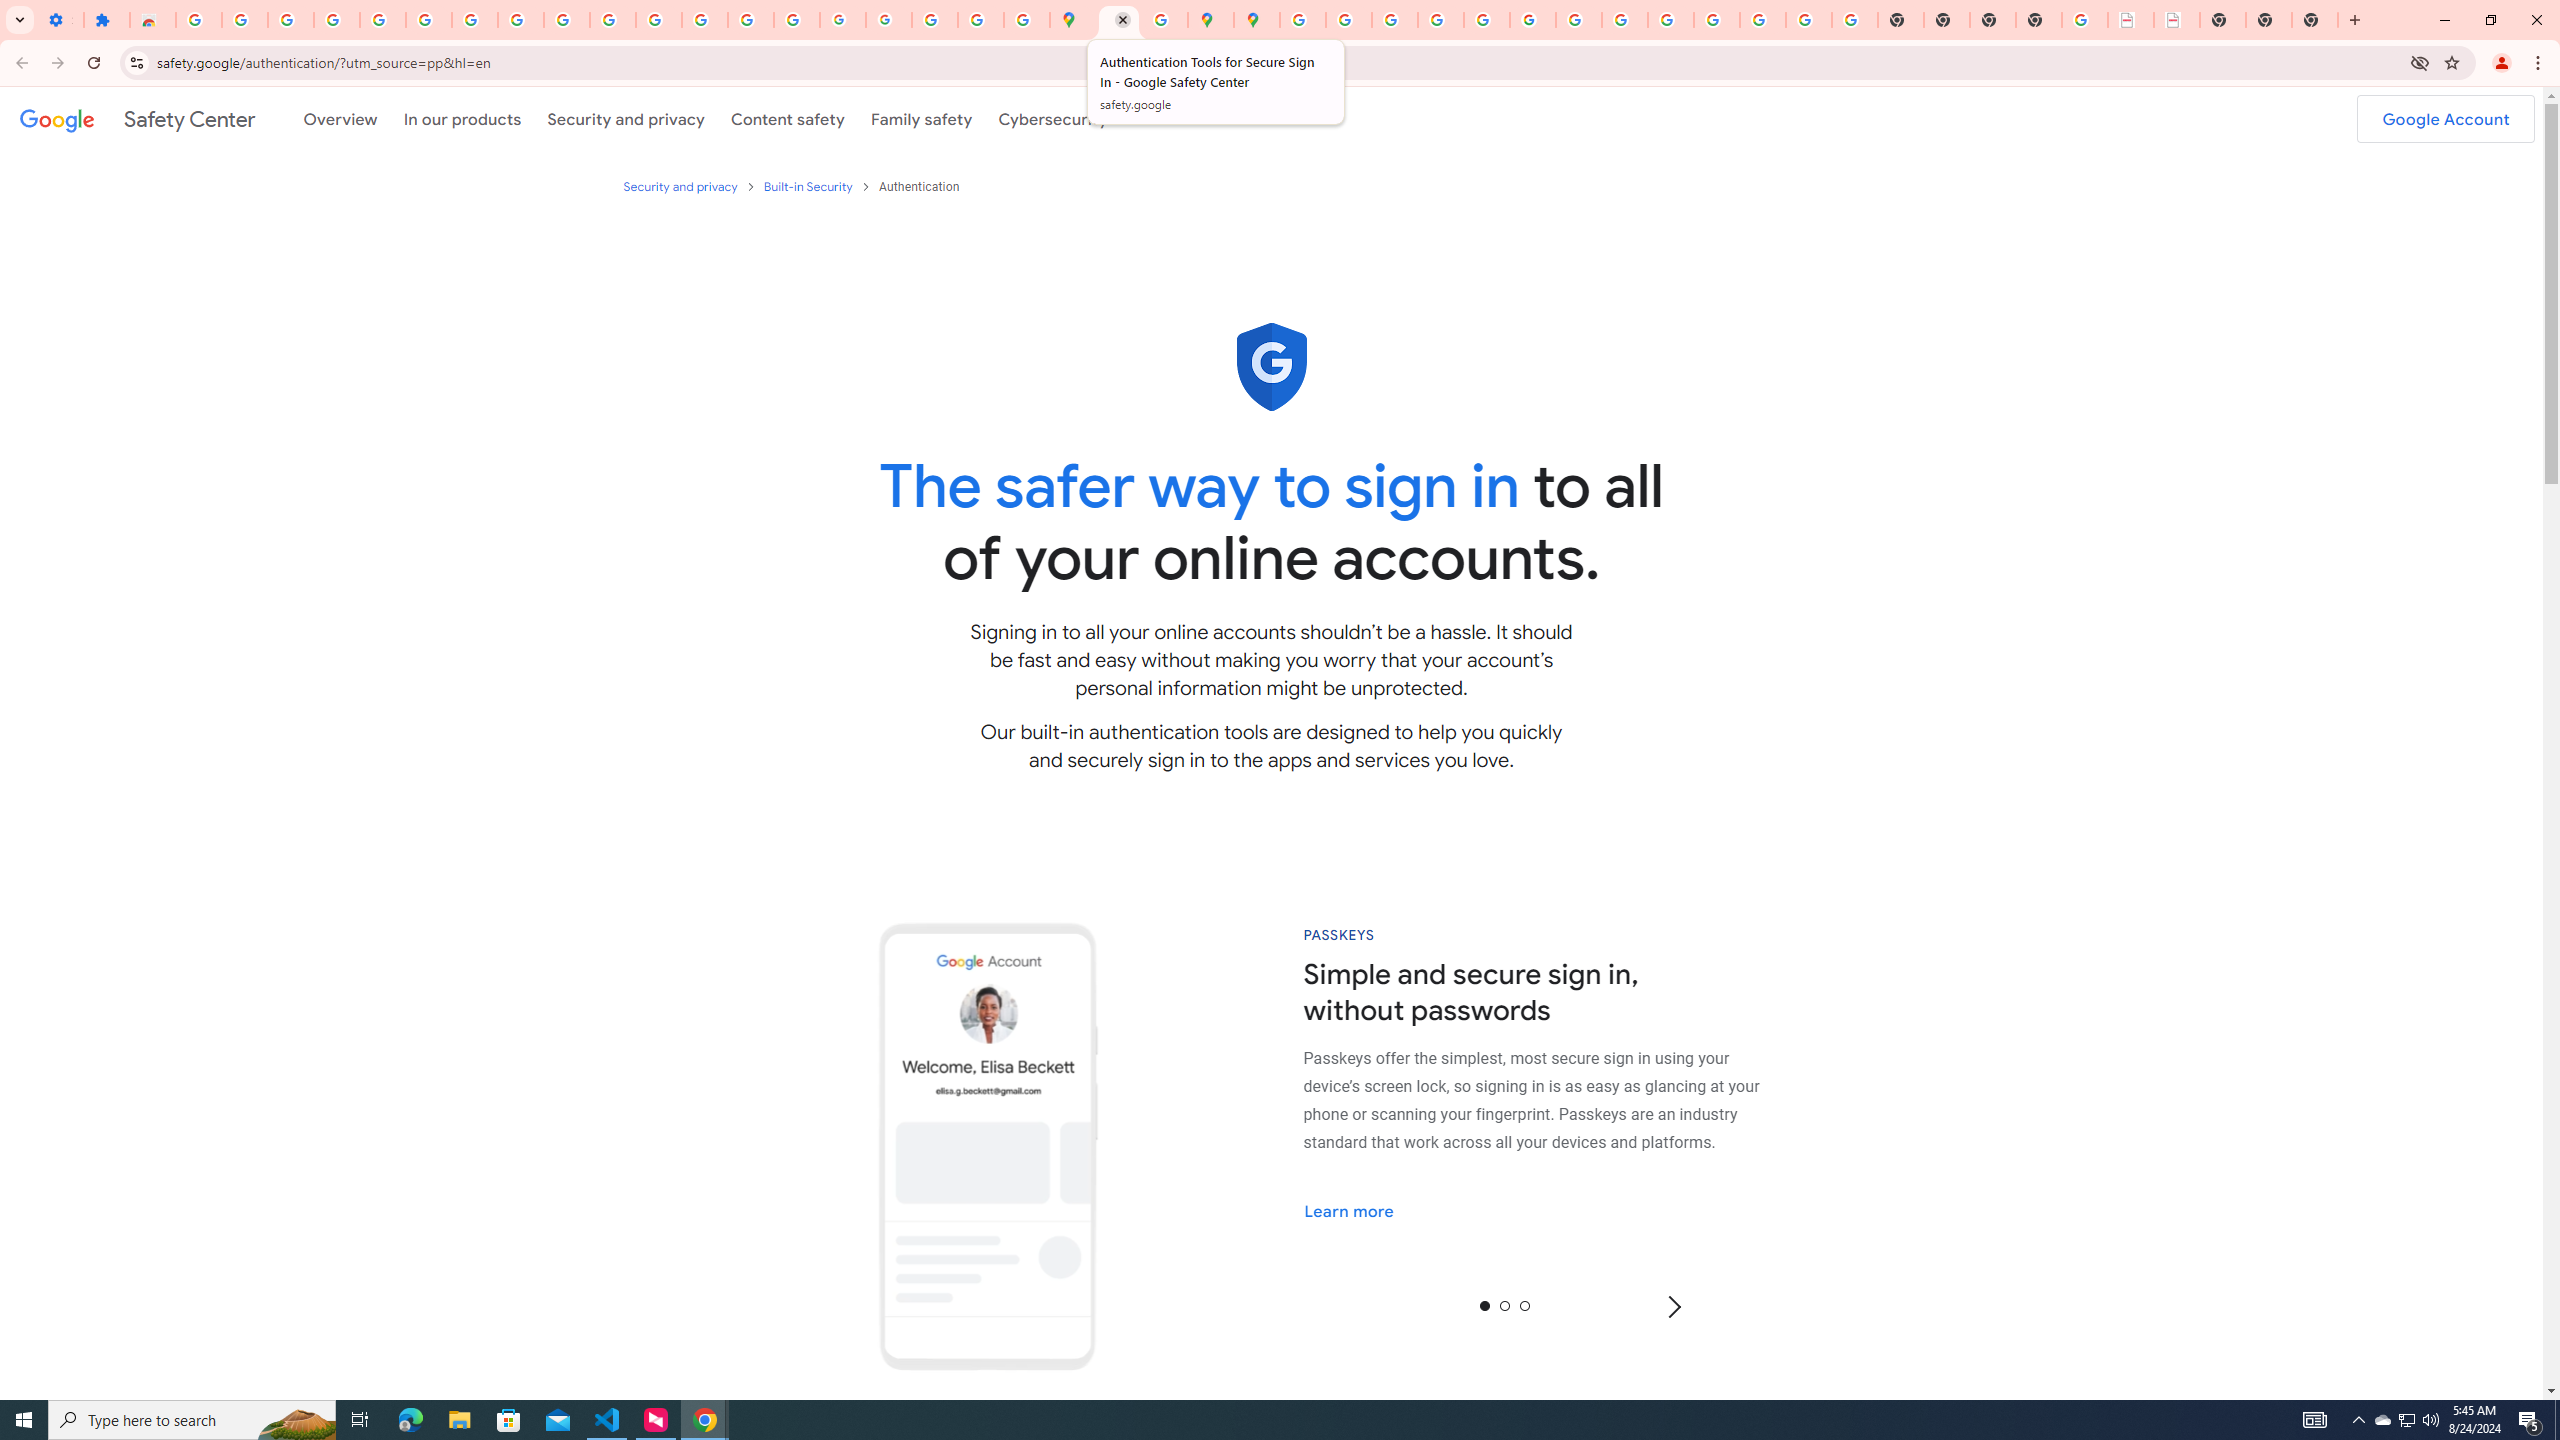 The image size is (2560, 1440). I want to click on 'AutomationID: passkeys-module-1', so click(1554, 1099).